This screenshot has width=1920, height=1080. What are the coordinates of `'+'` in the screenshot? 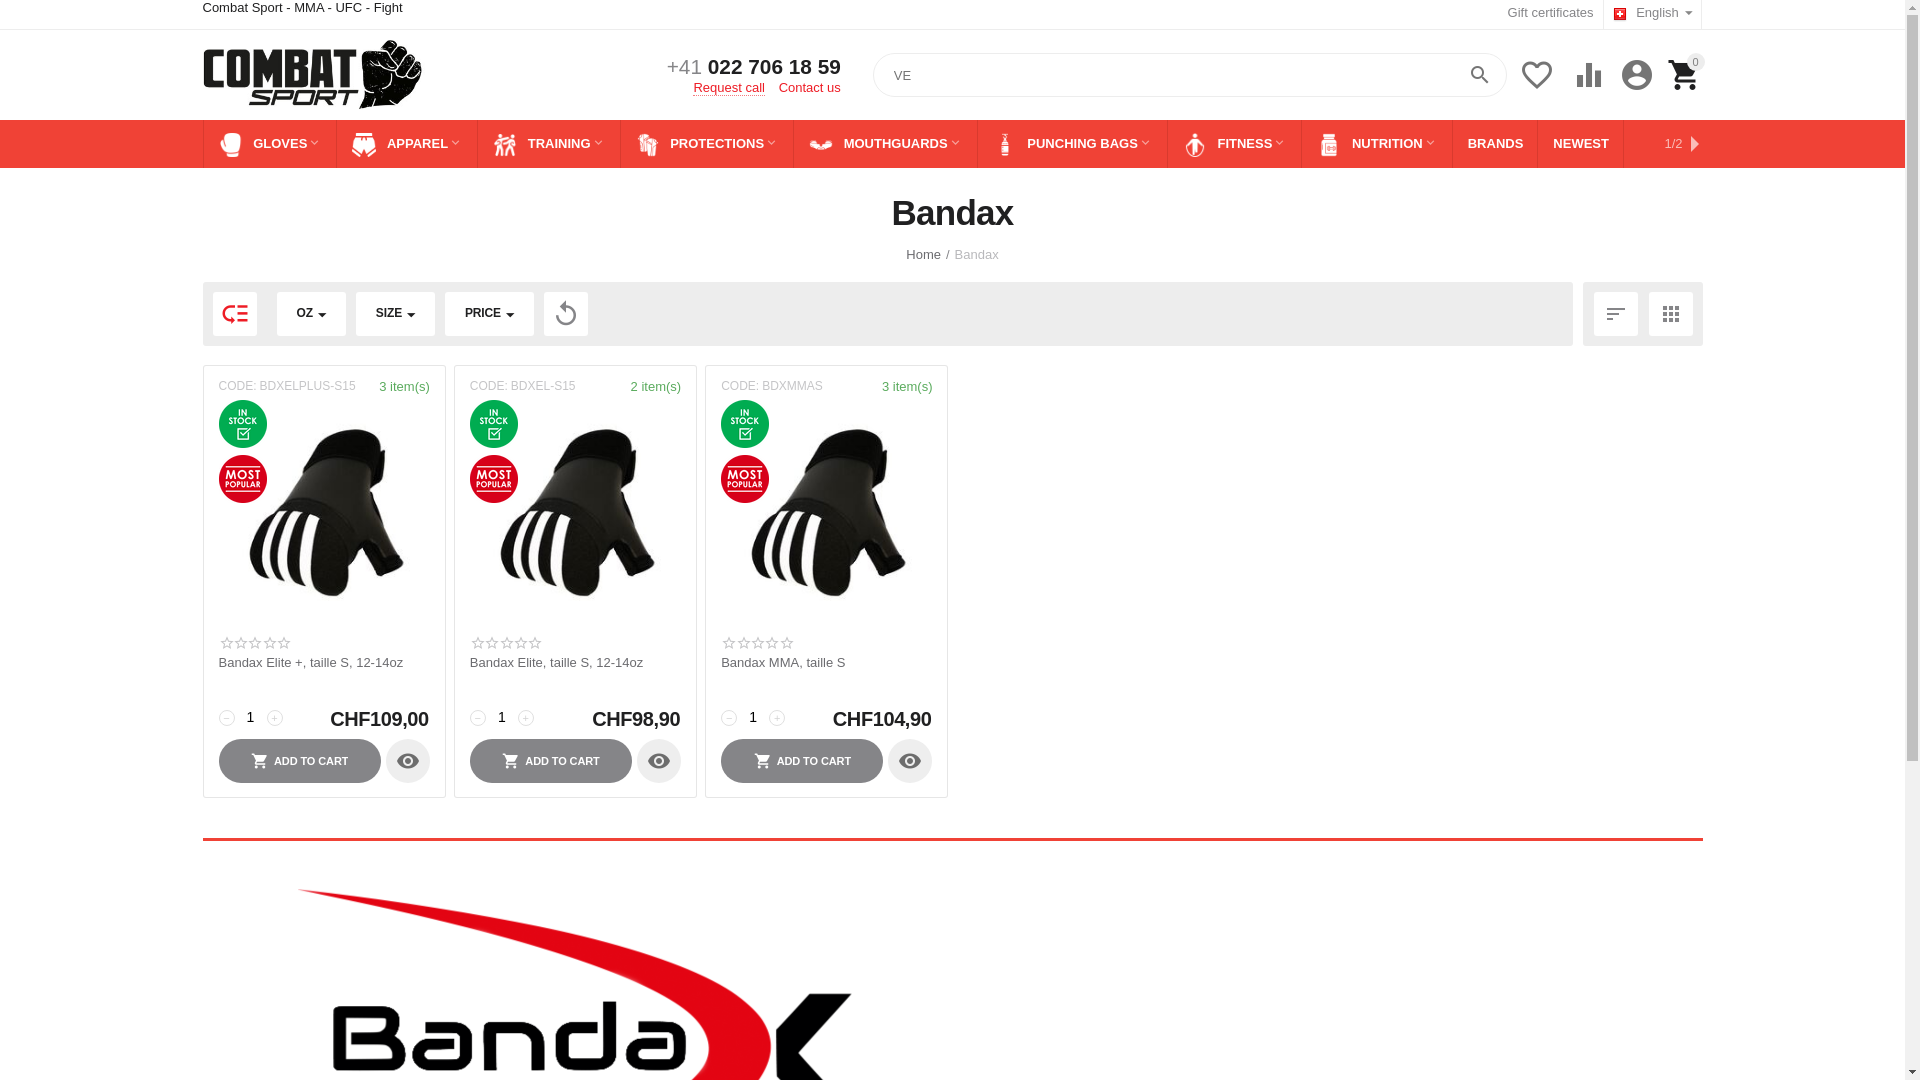 It's located at (272, 716).